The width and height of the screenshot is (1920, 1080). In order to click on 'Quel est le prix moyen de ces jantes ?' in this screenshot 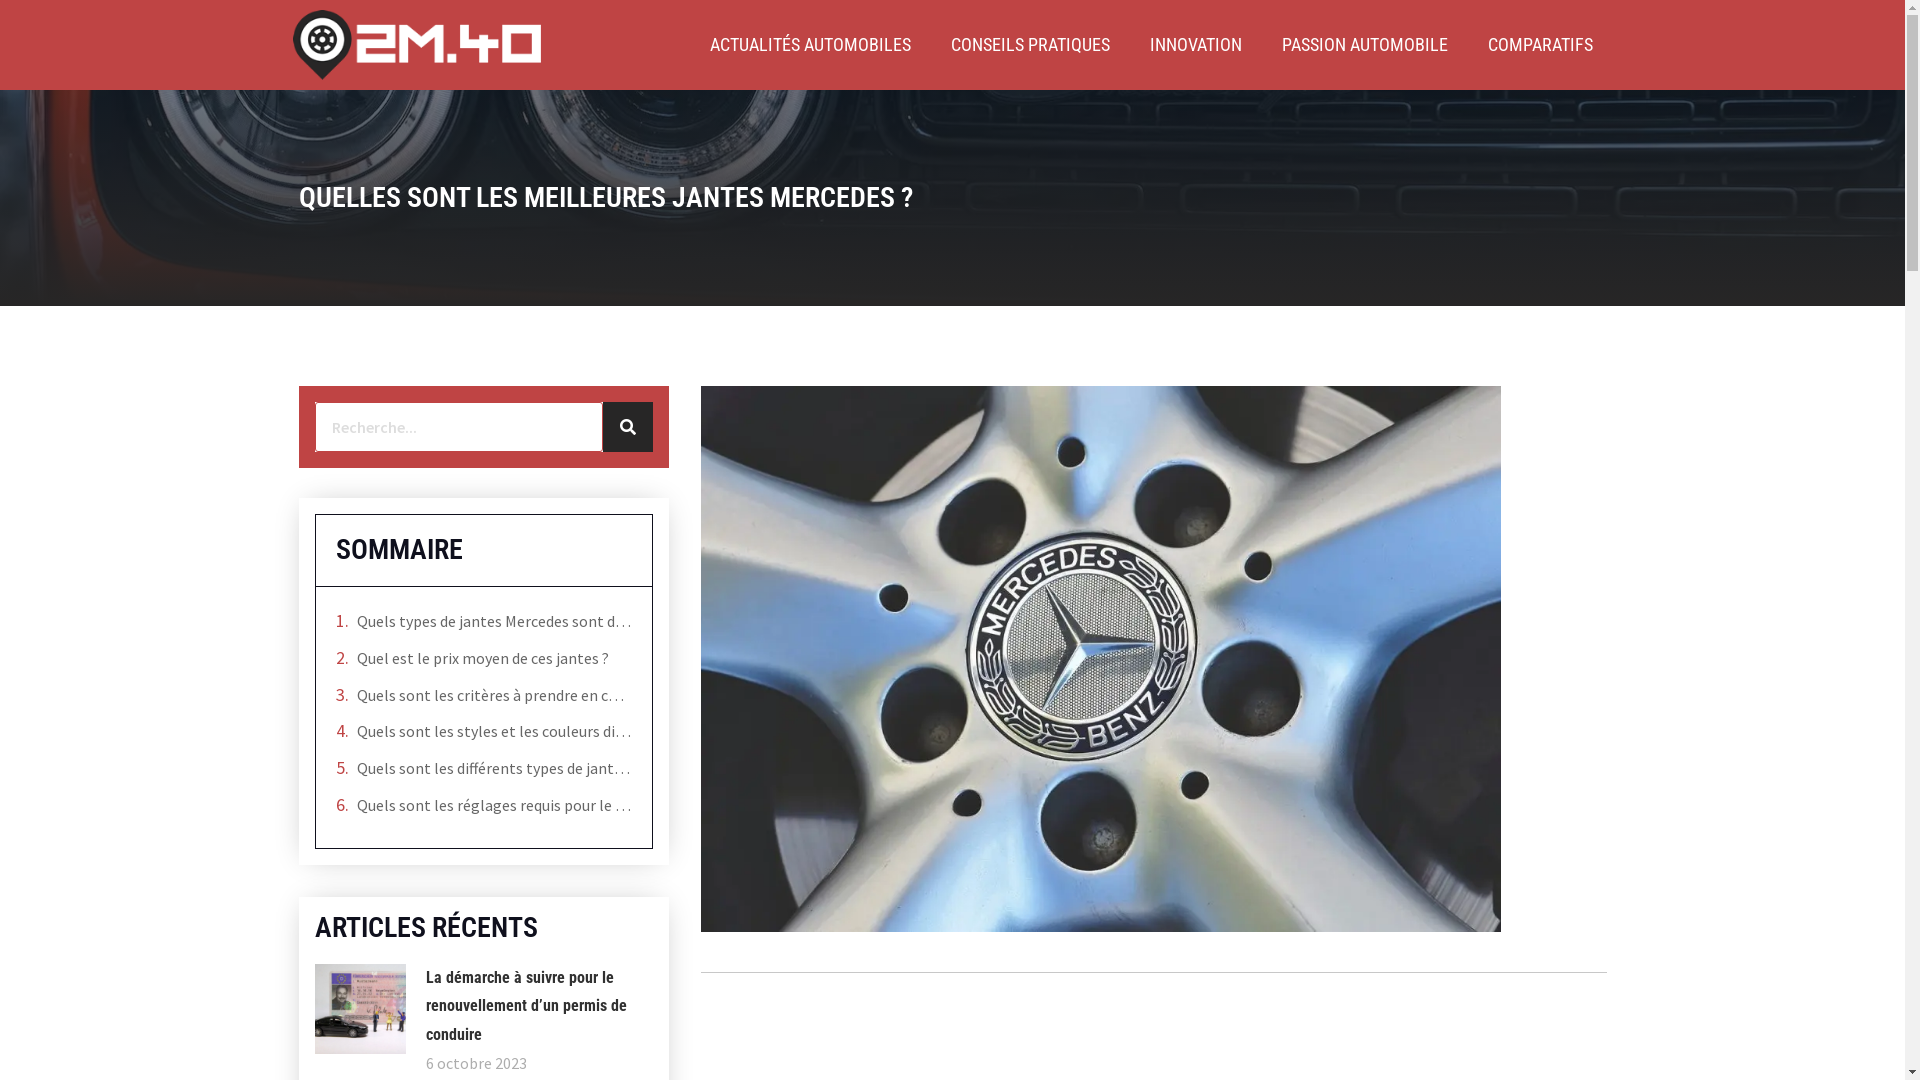, I will do `click(481, 658)`.